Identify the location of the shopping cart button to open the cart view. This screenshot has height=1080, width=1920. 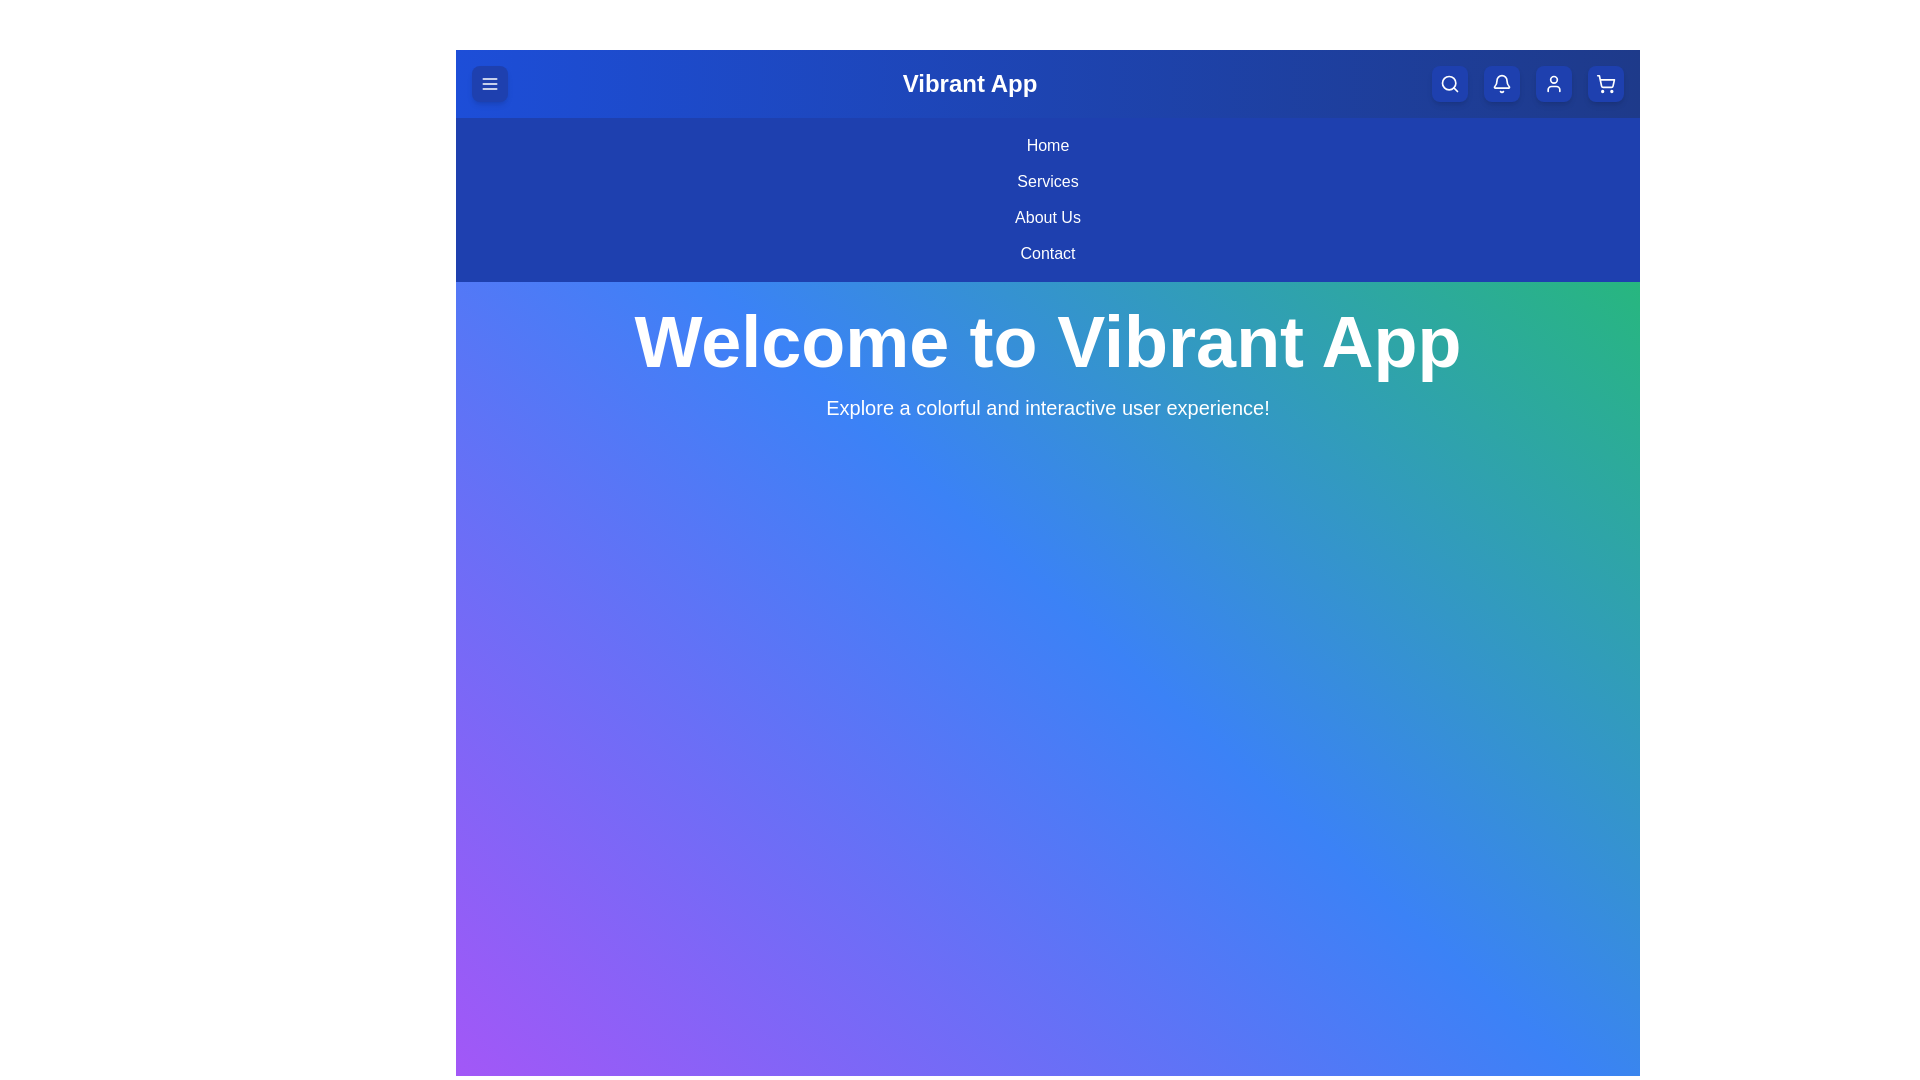
(1605, 83).